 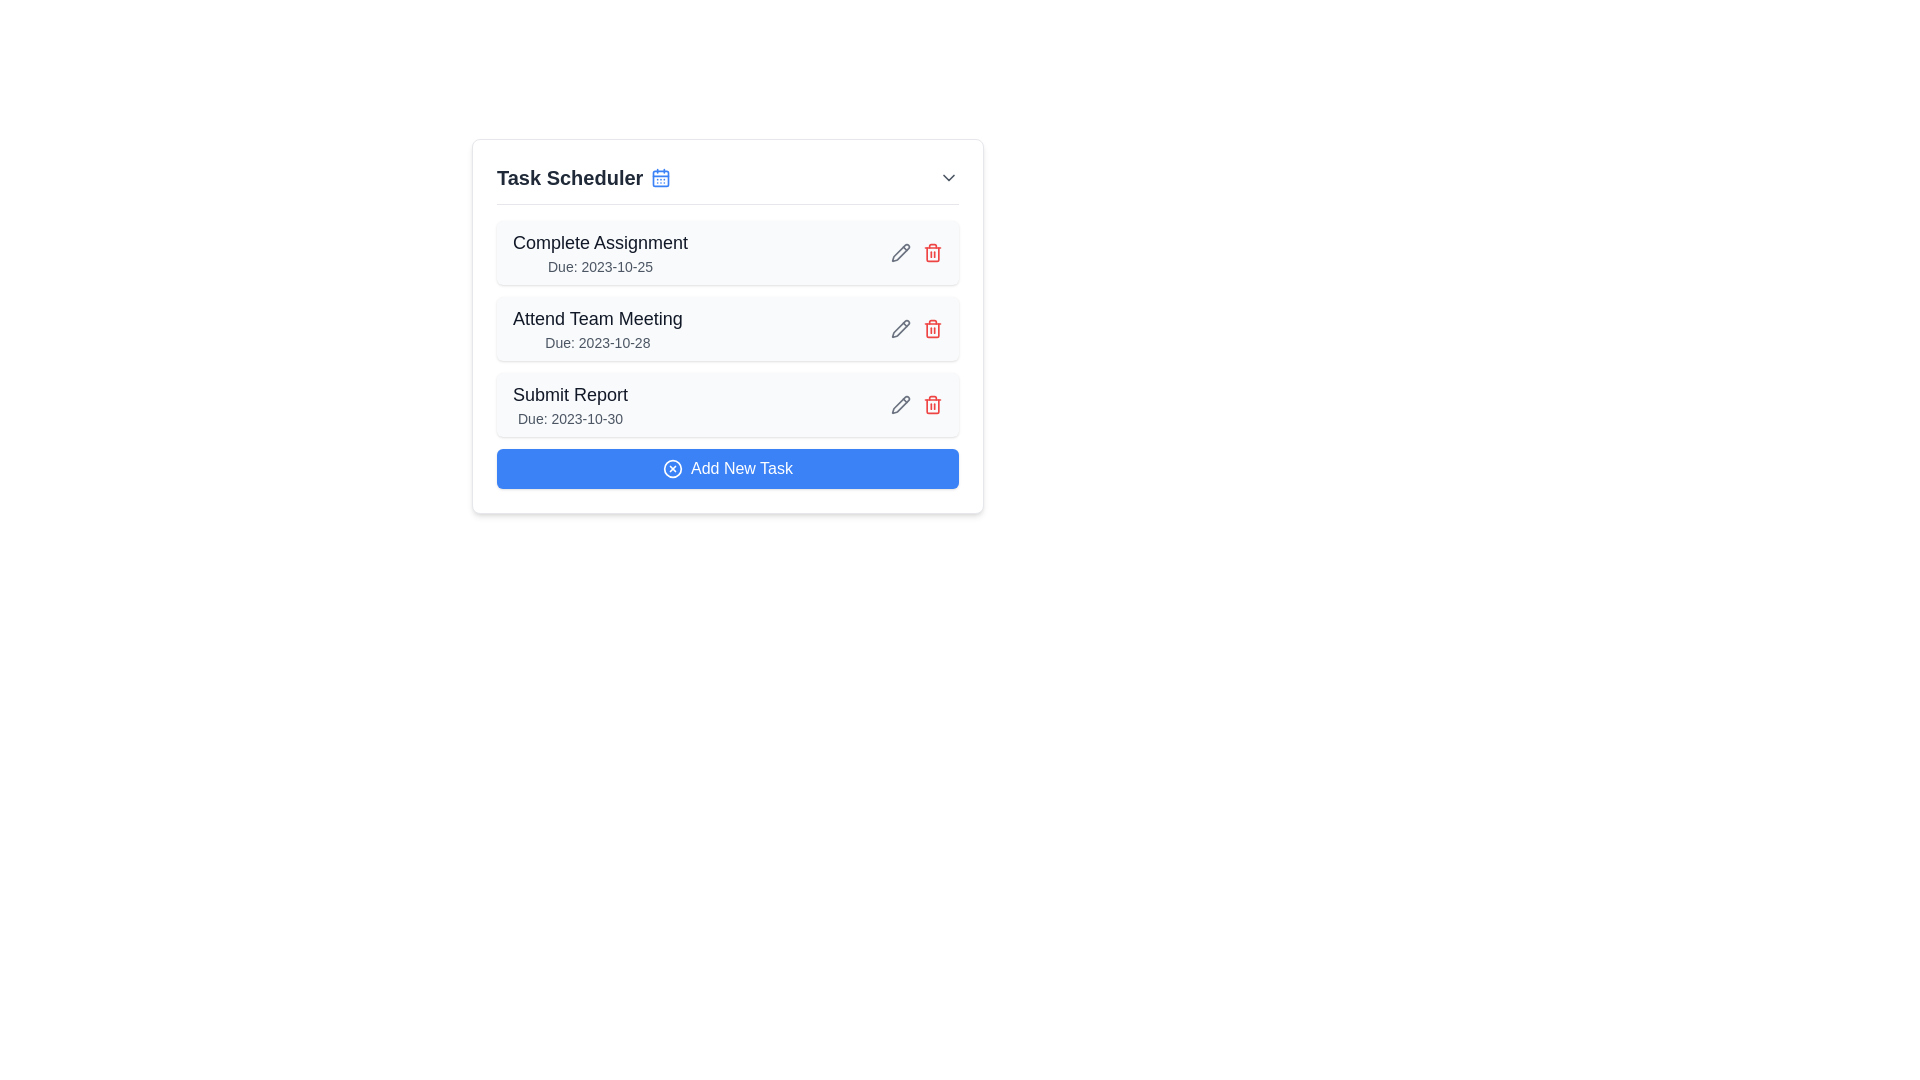 What do you see at coordinates (596, 327) in the screenshot?
I see `the Task entry displaying 'Attend Team Meeting' with due date '2023-10-28', which is the second item in the task list` at bounding box center [596, 327].